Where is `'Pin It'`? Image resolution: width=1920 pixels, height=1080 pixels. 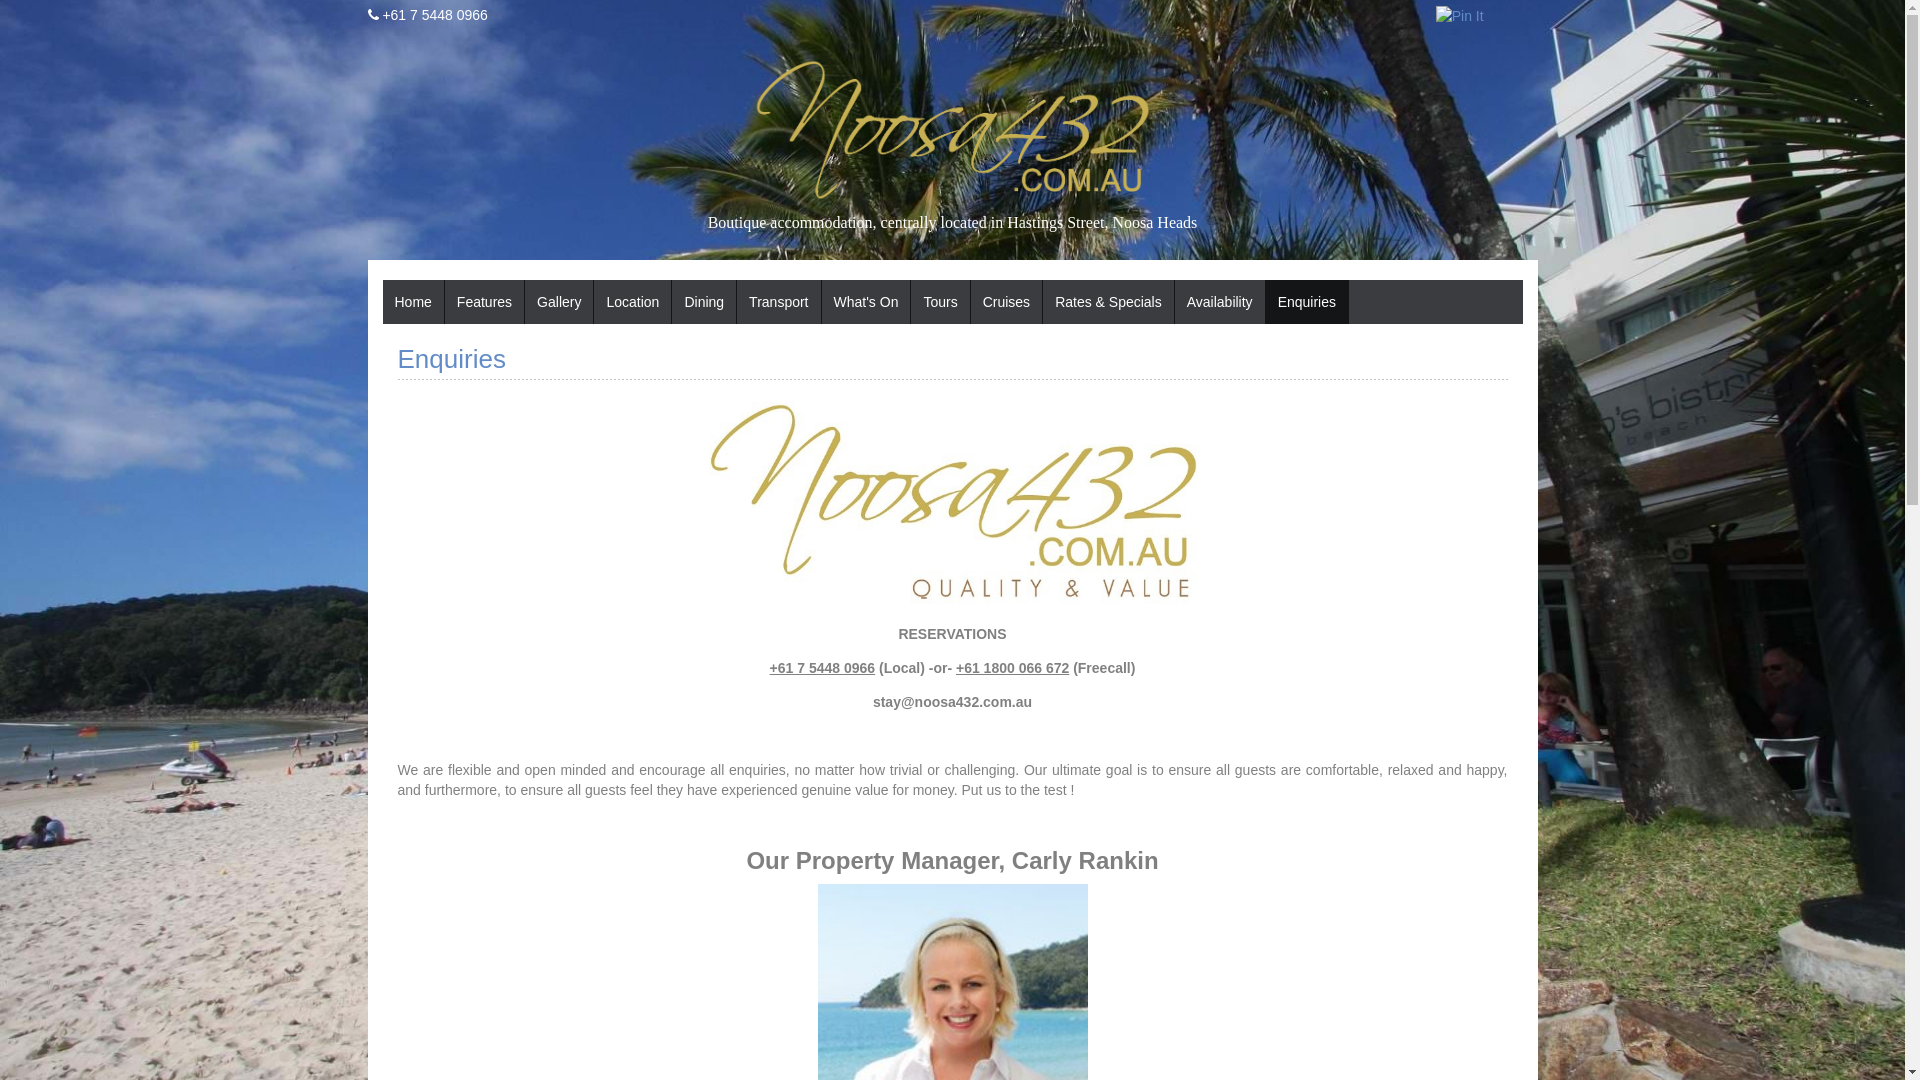 'Pin It' is located at coordinates (1459, 15).